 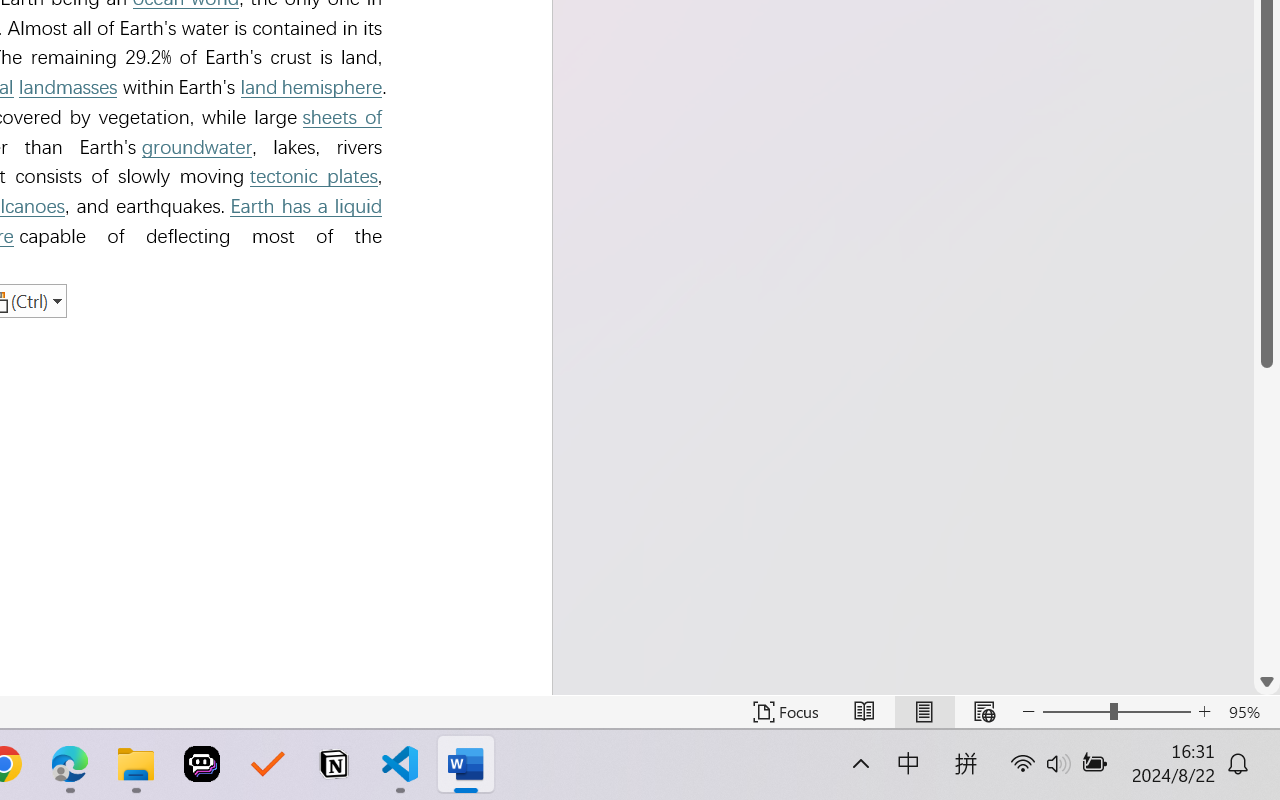 What do you see at coordinates (67, 87) in the screenshot?
I see `'landmasses'` at bounding box center [67, 87].